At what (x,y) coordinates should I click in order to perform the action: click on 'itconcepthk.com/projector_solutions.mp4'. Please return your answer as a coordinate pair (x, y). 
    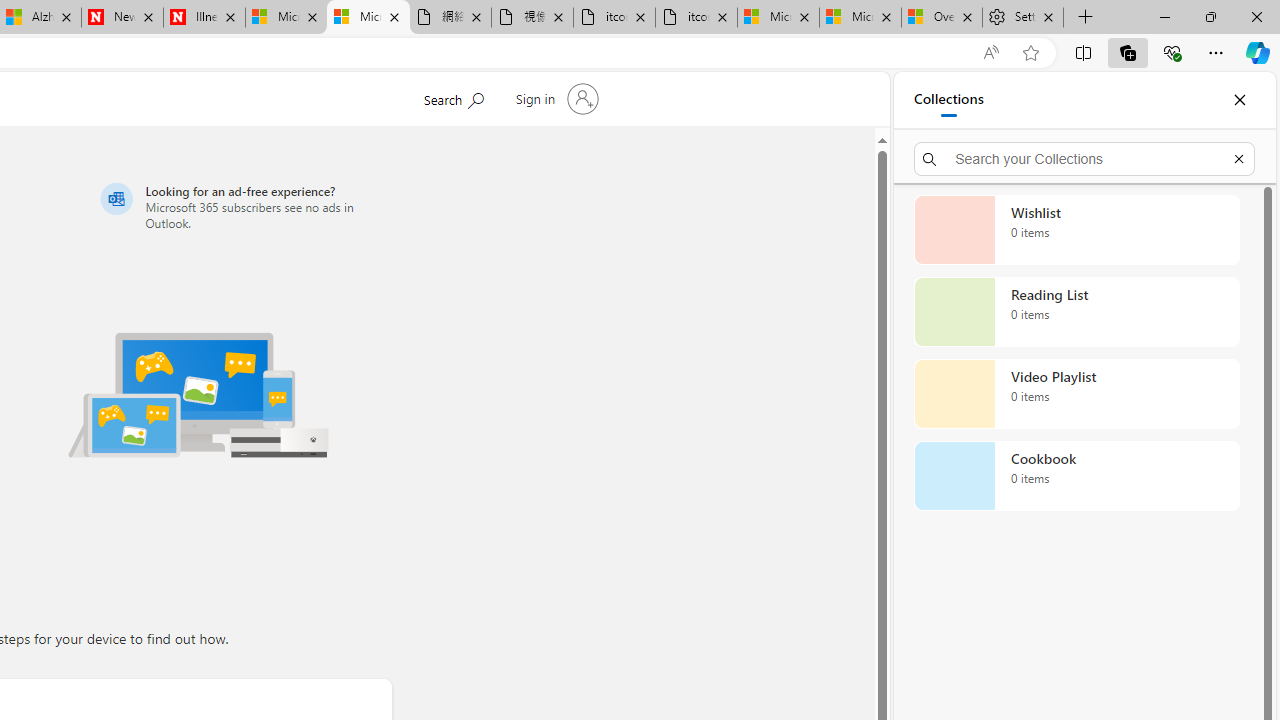
    Looking at the image, I should click on (696, 17).